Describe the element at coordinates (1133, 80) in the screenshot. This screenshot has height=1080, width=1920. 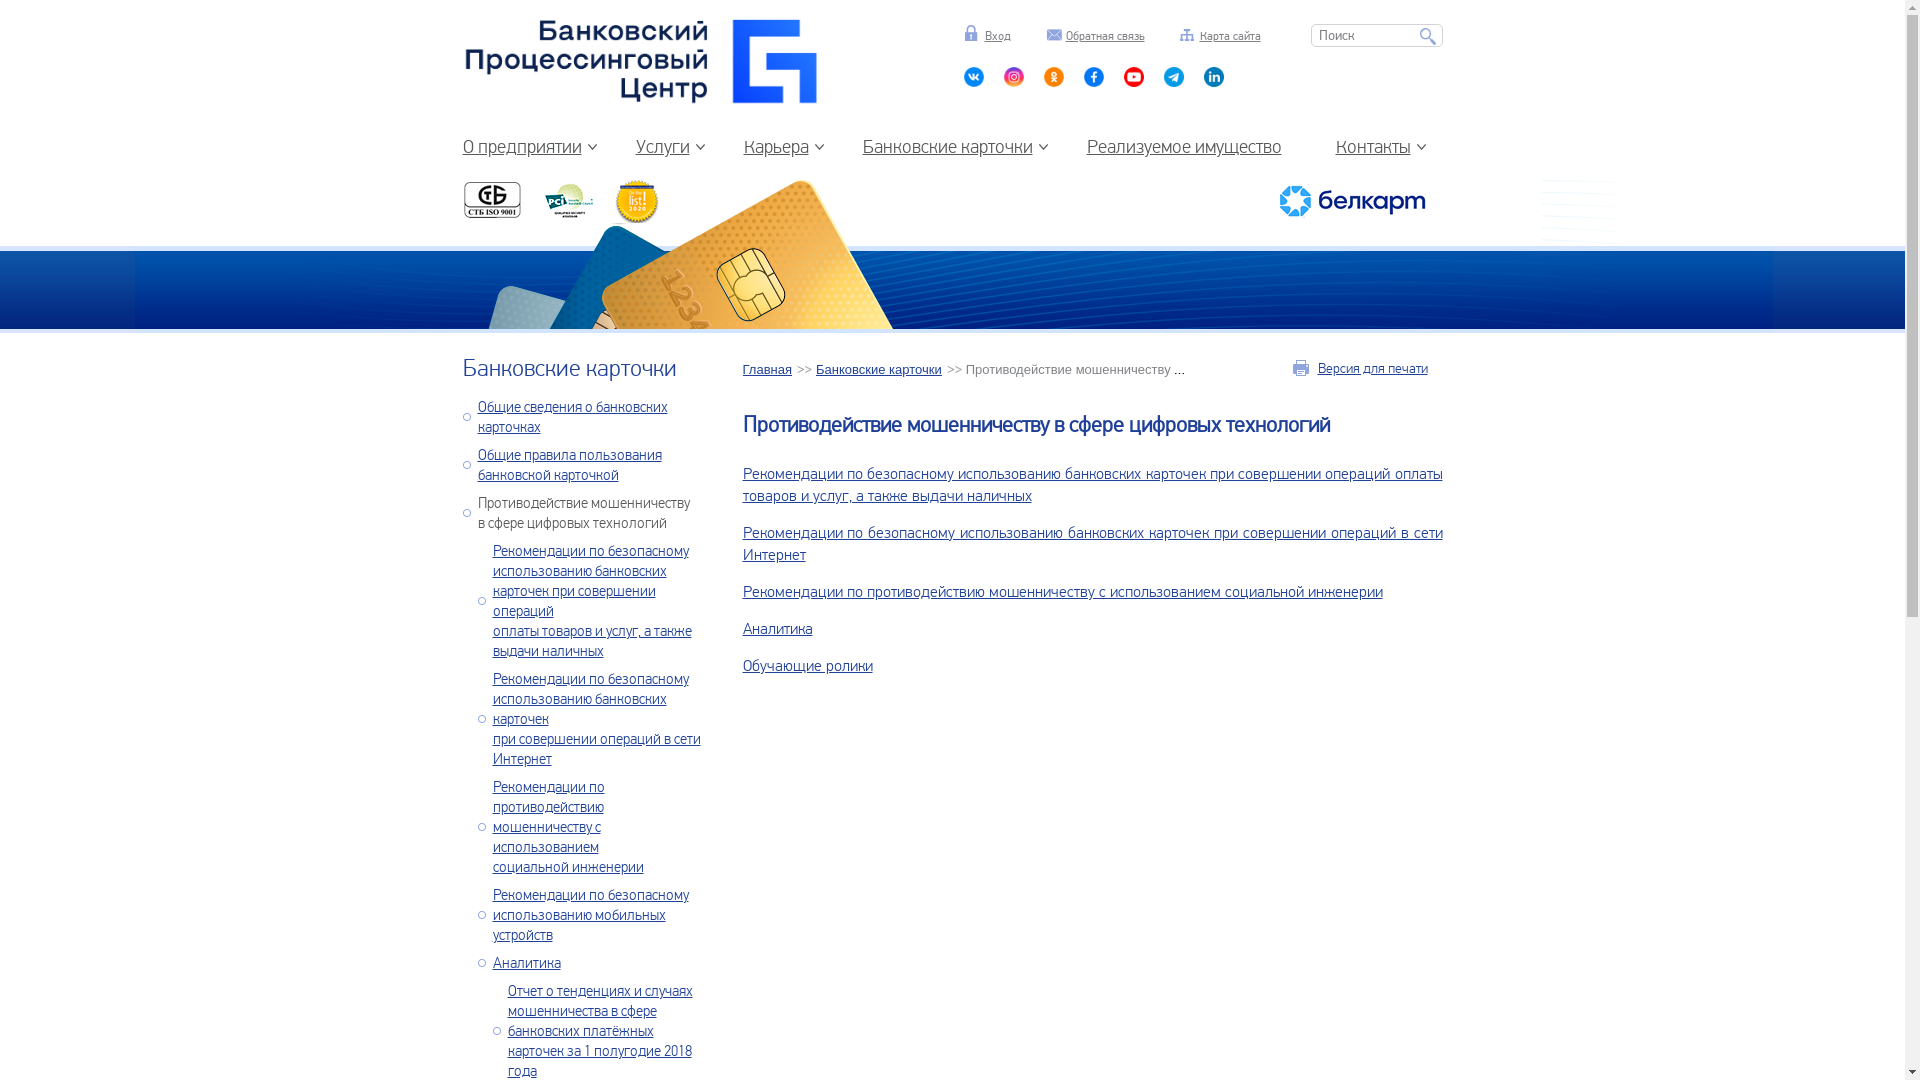
I see `'Facebook'` at that location.